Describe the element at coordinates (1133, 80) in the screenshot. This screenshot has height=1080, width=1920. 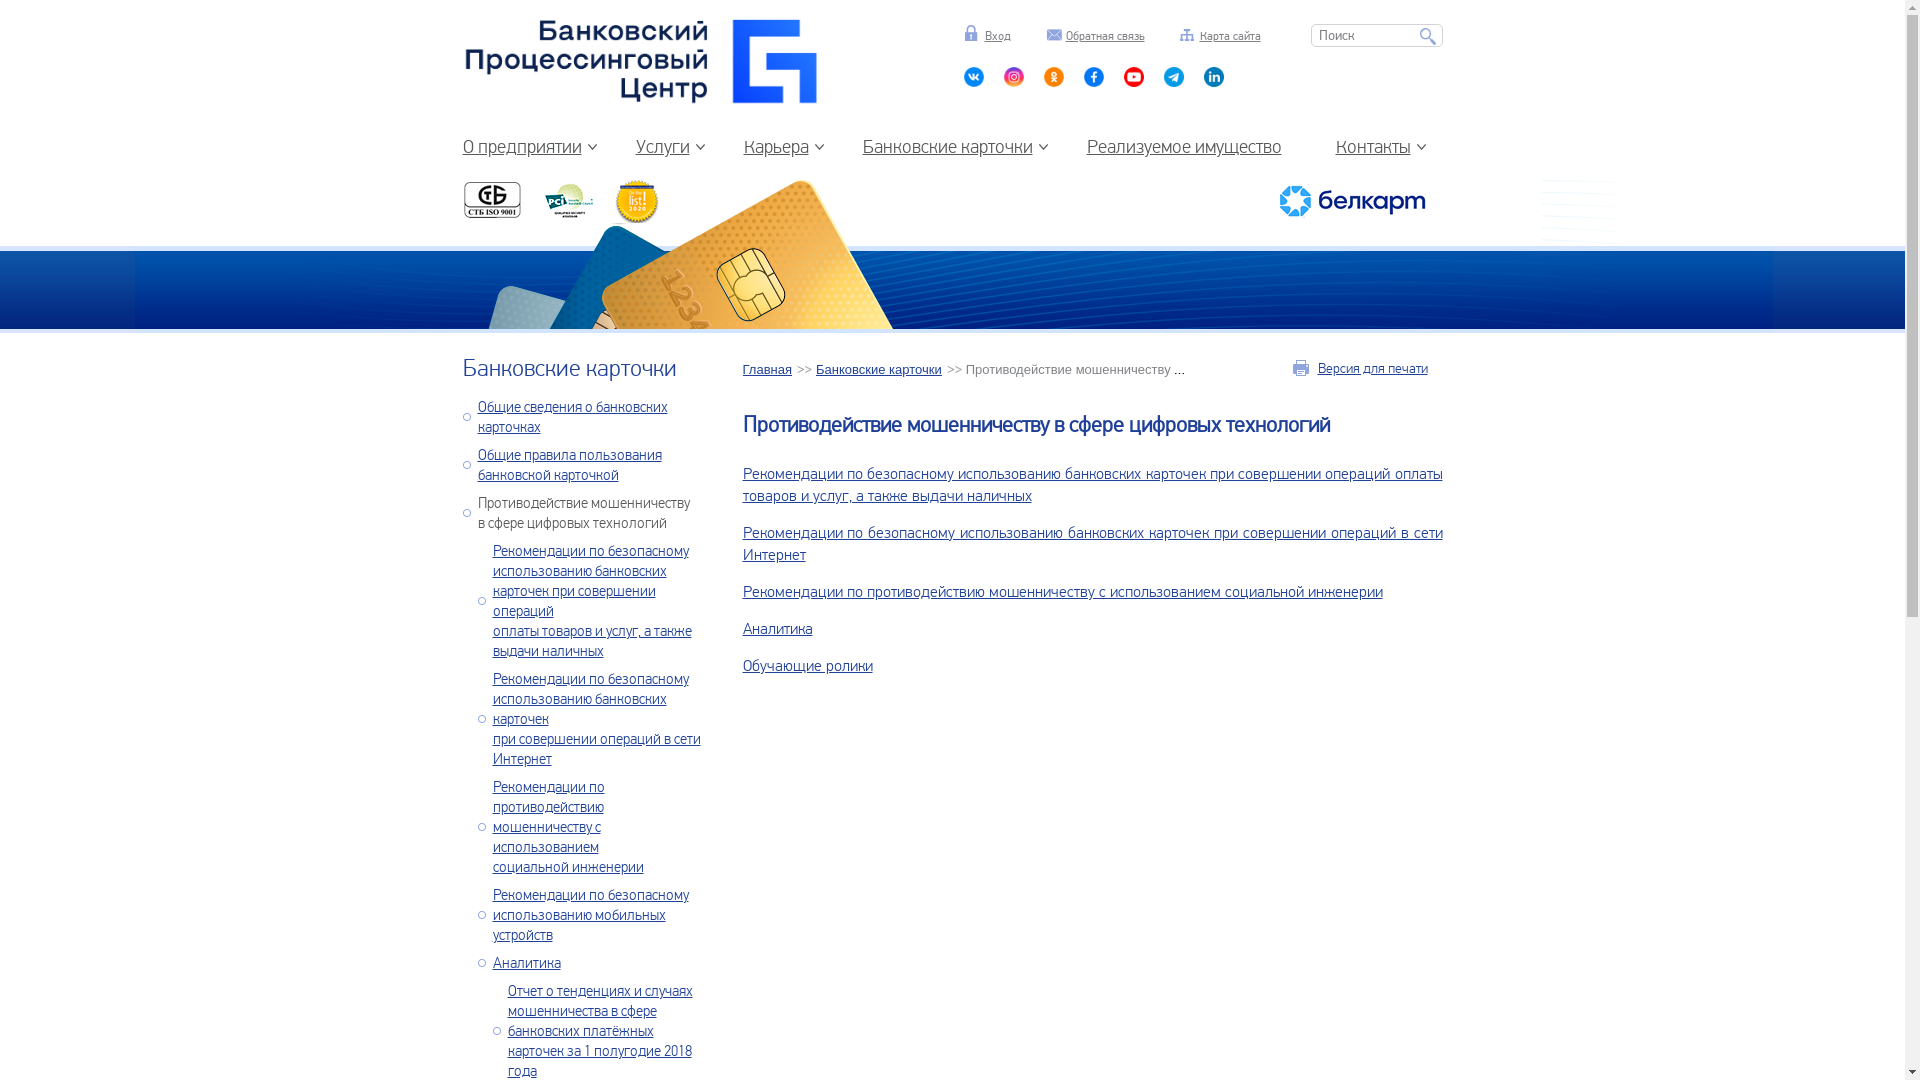
I see `'Facebook'` at that location.